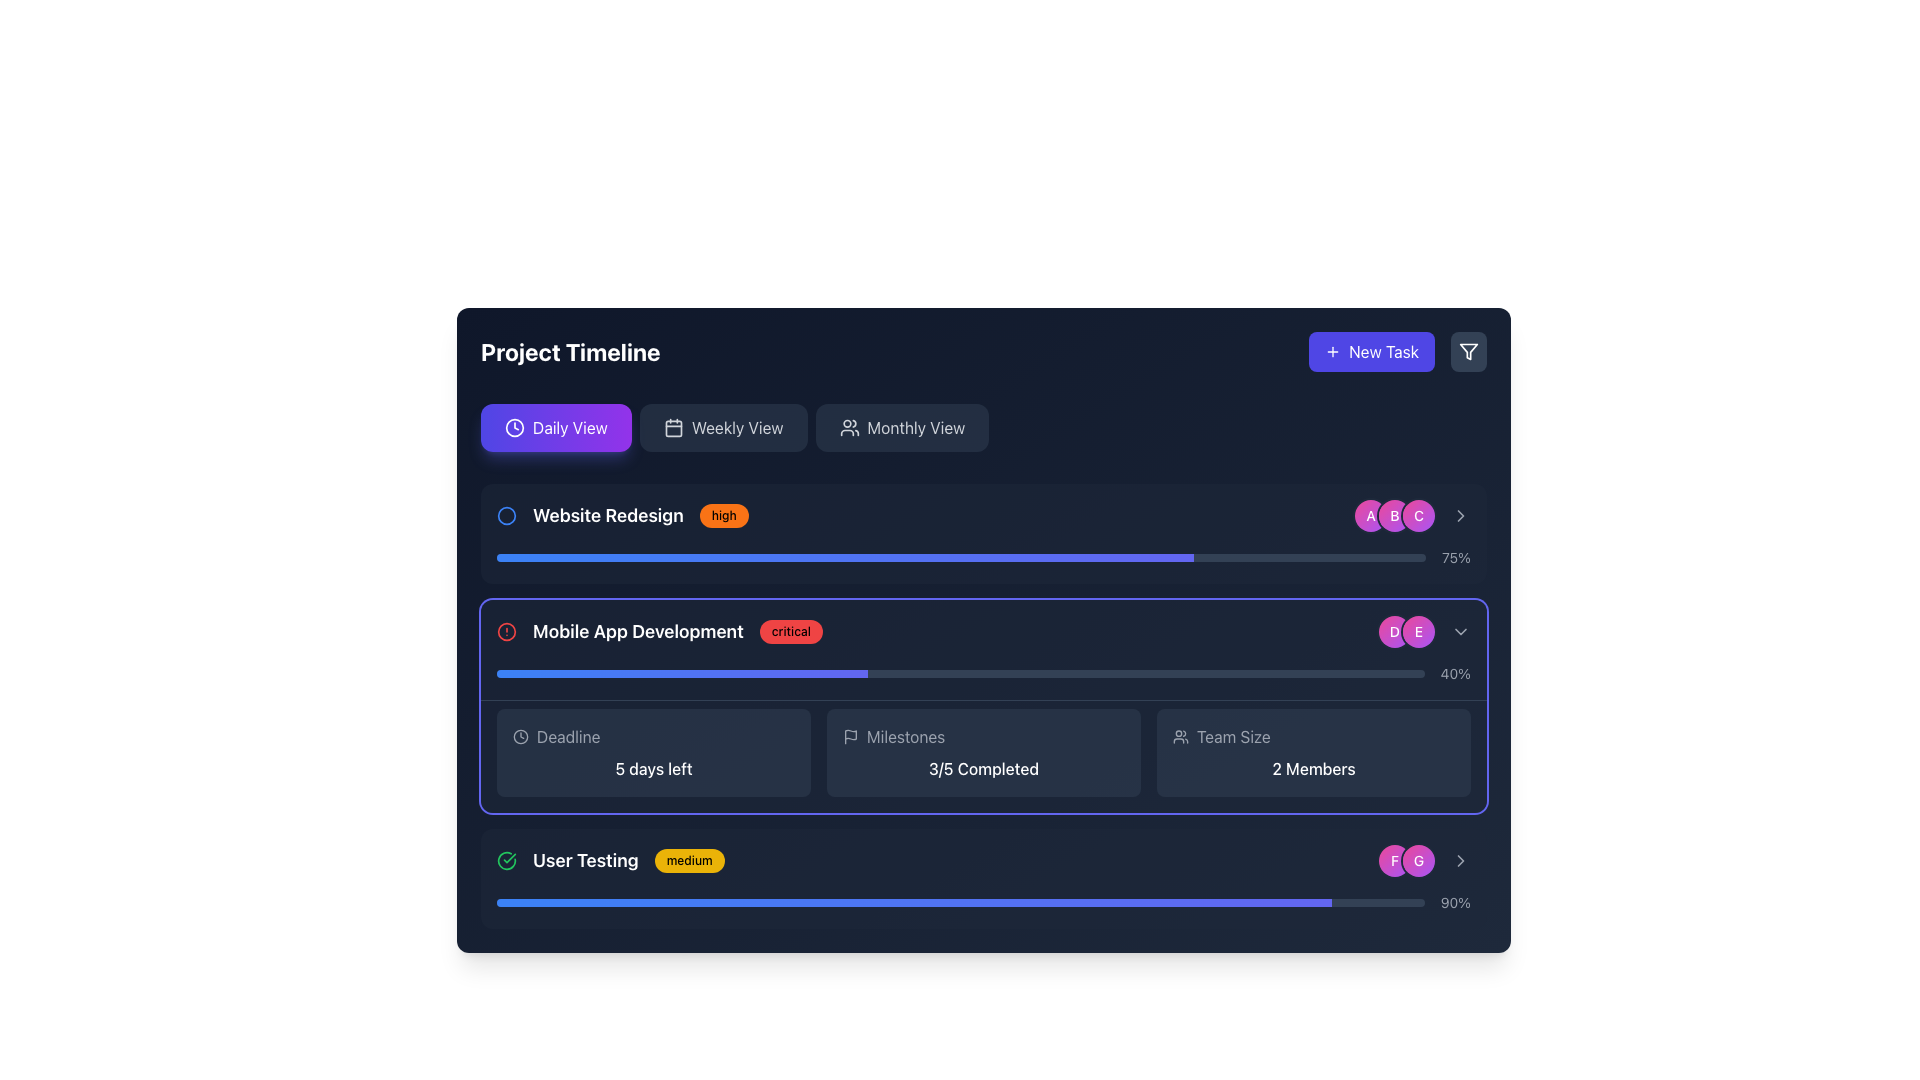 This screenshot has width=1920, height=1080. Describe the element at coordinates (1405, 632) in the screenshot. I see `the first badge group icon located to the right of the 'Mobile App Development' progress bar` at that location.